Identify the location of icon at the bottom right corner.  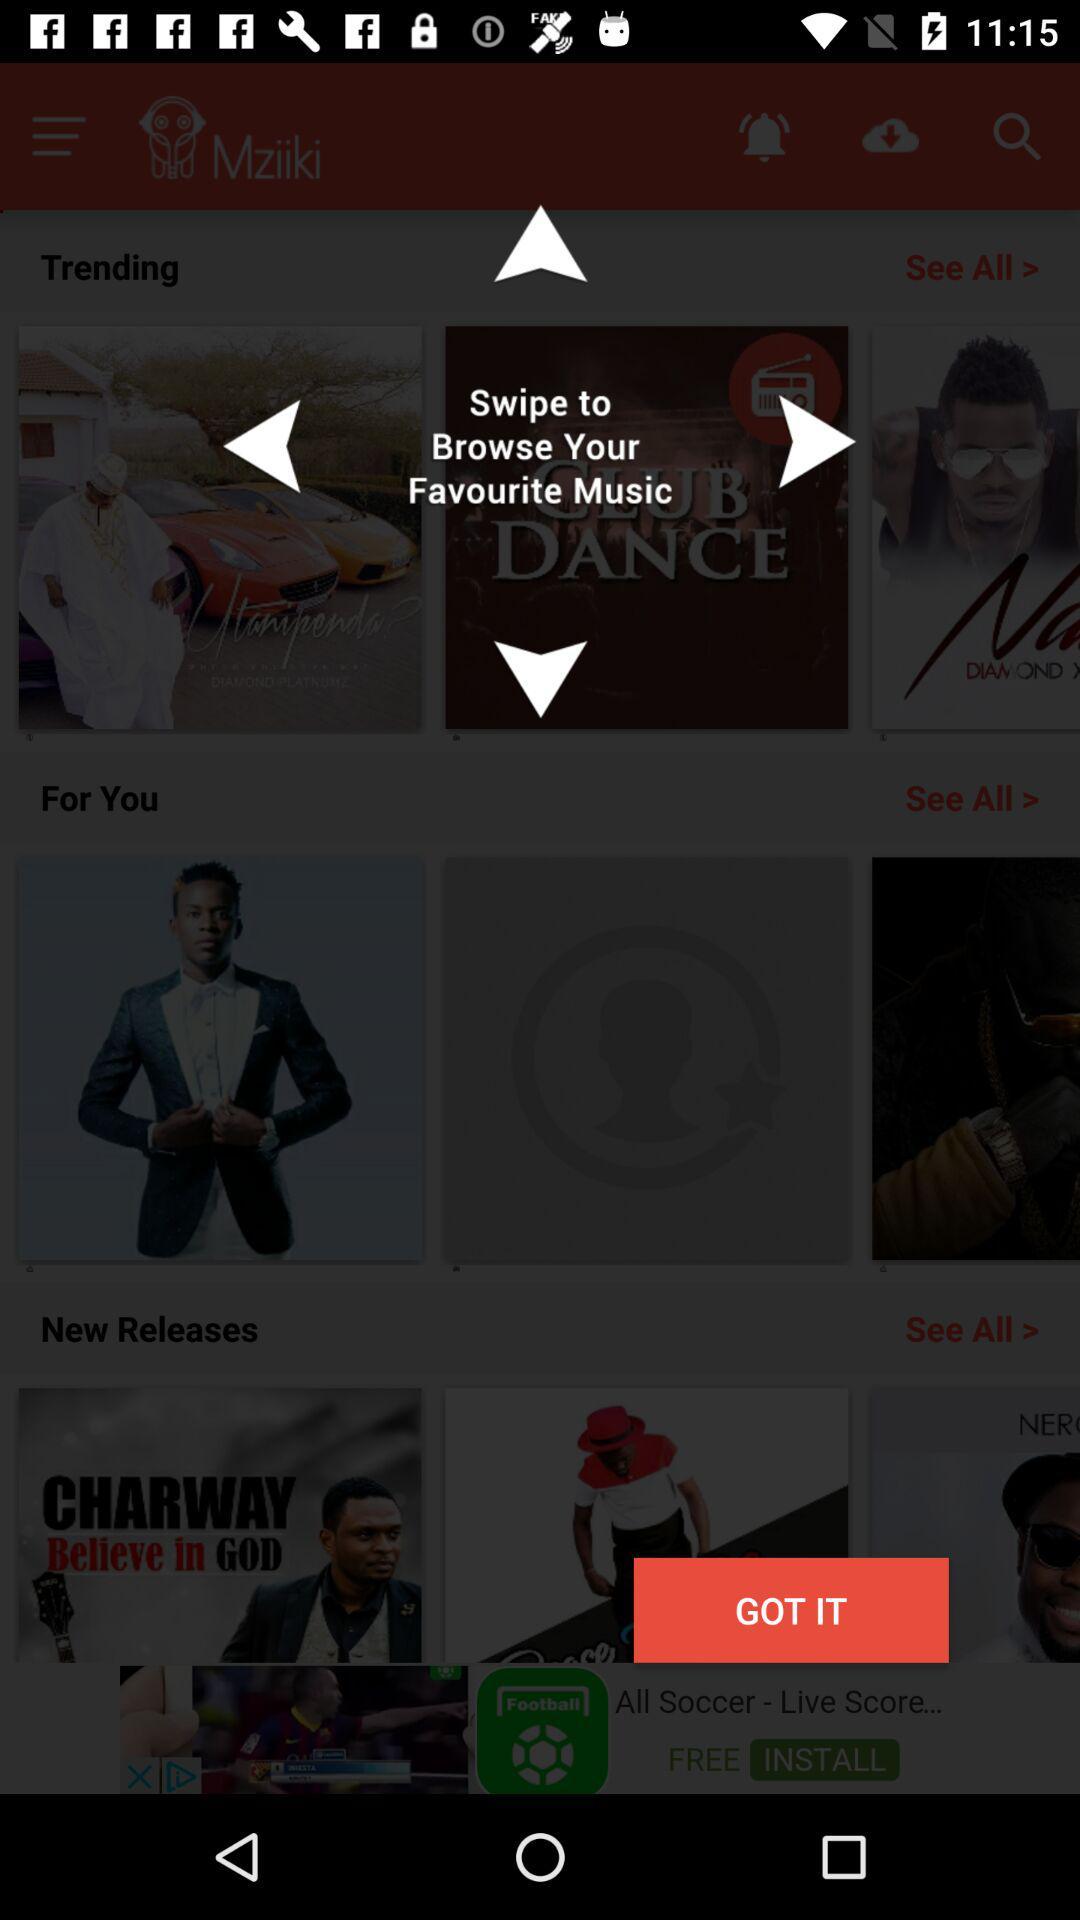
(790, 1610).